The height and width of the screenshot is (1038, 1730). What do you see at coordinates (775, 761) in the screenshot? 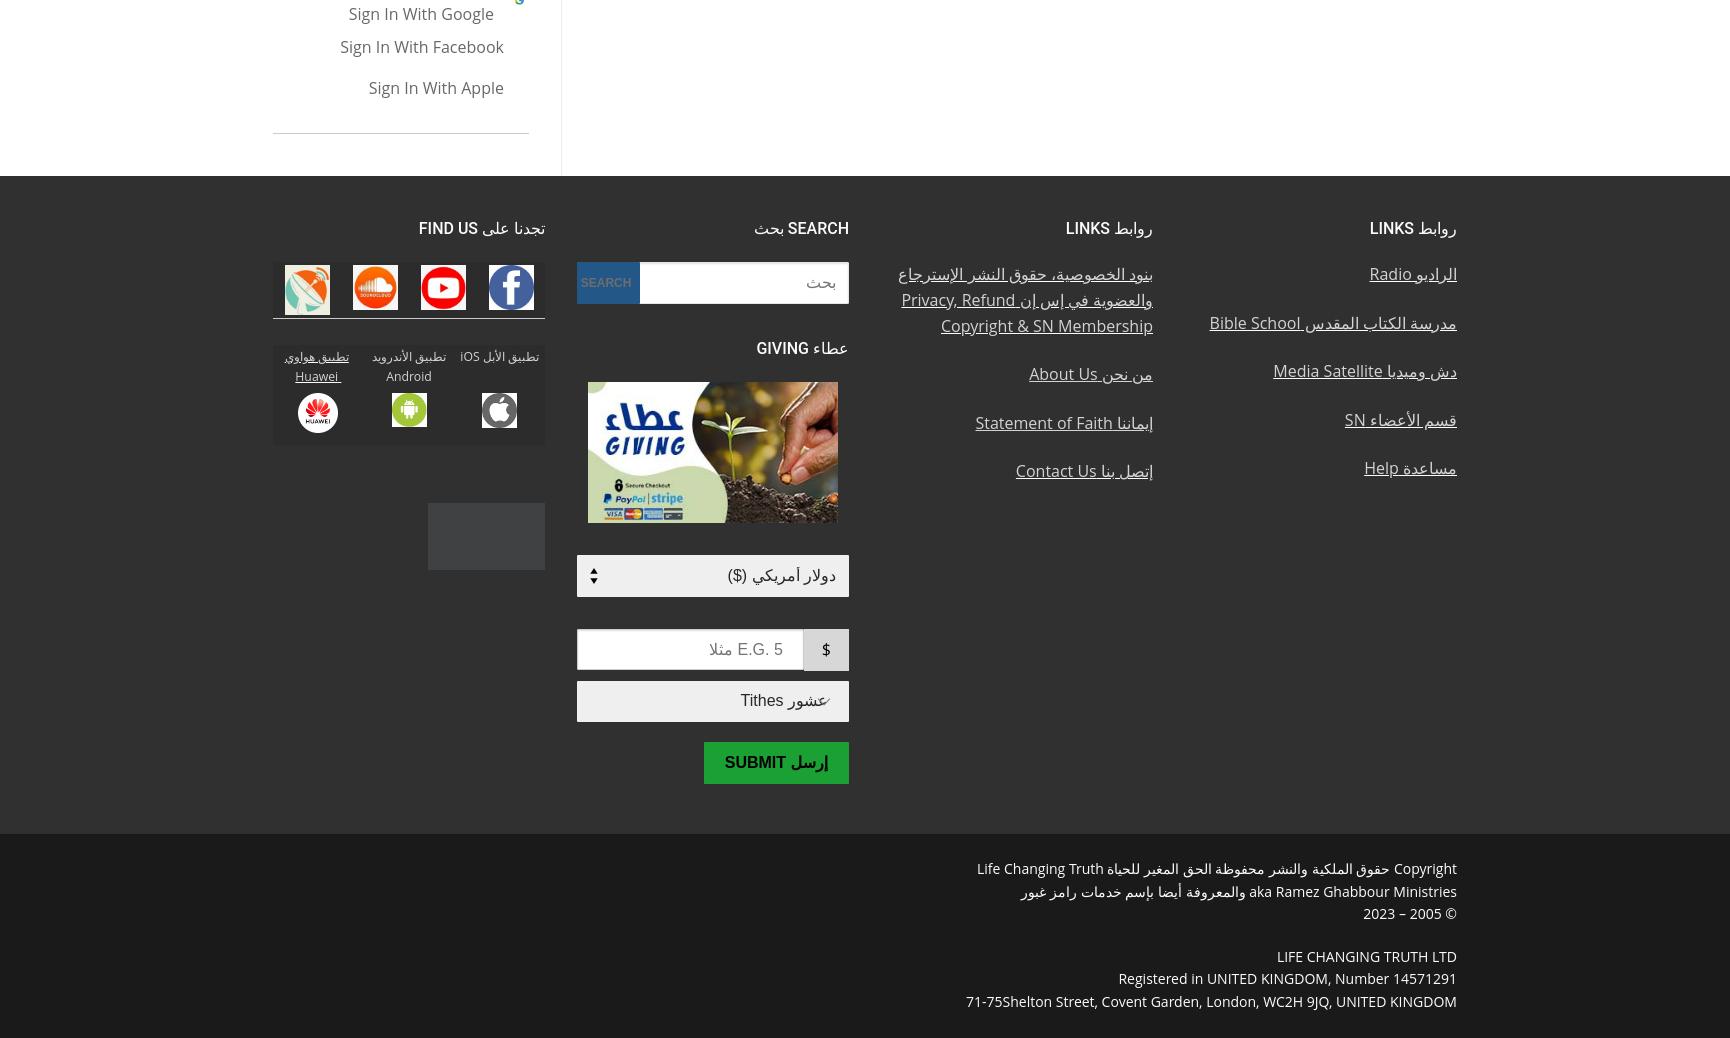
I see `'إرسل Submit'` at bounding box center [775, 761].